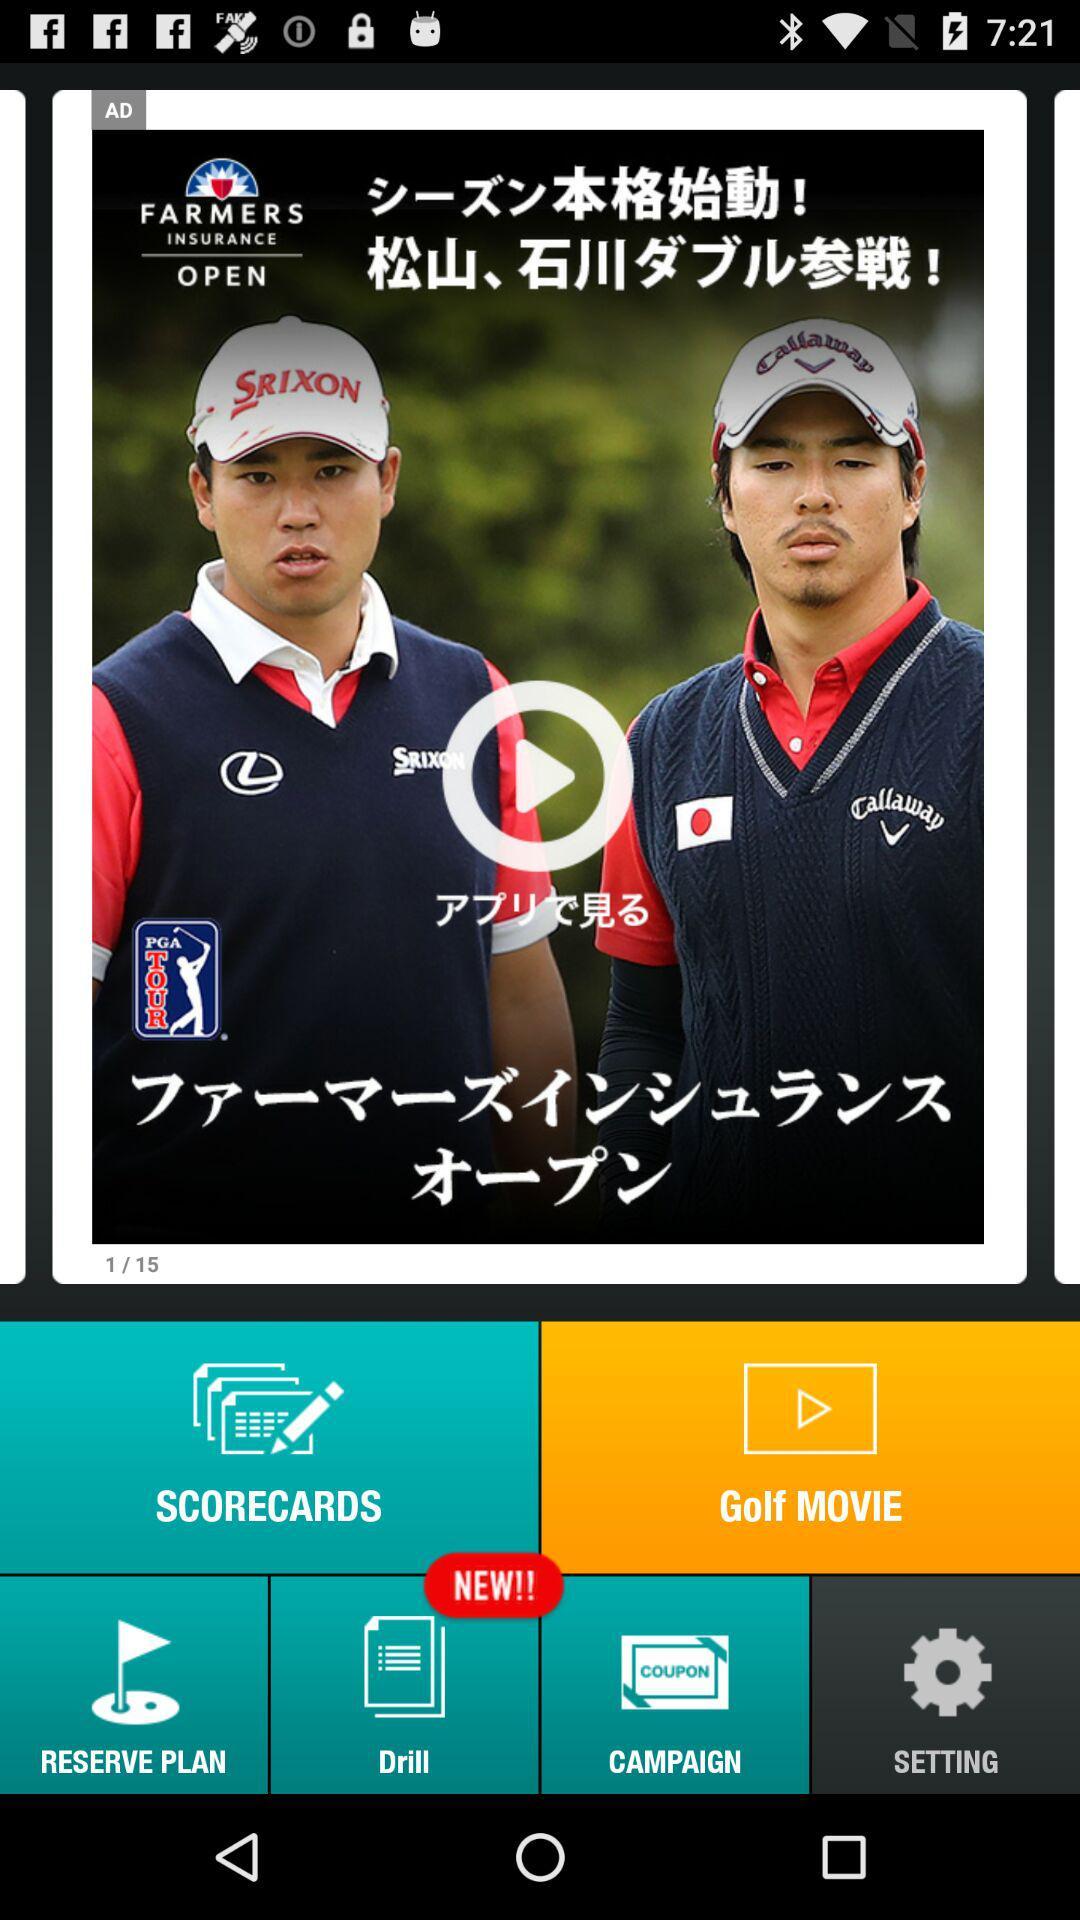 The height and width of the screenshot is (1920, 1080). Describe the element at coordinates (404, 1684) in the screenshot. I see `the button next to the campaign item` at that location.